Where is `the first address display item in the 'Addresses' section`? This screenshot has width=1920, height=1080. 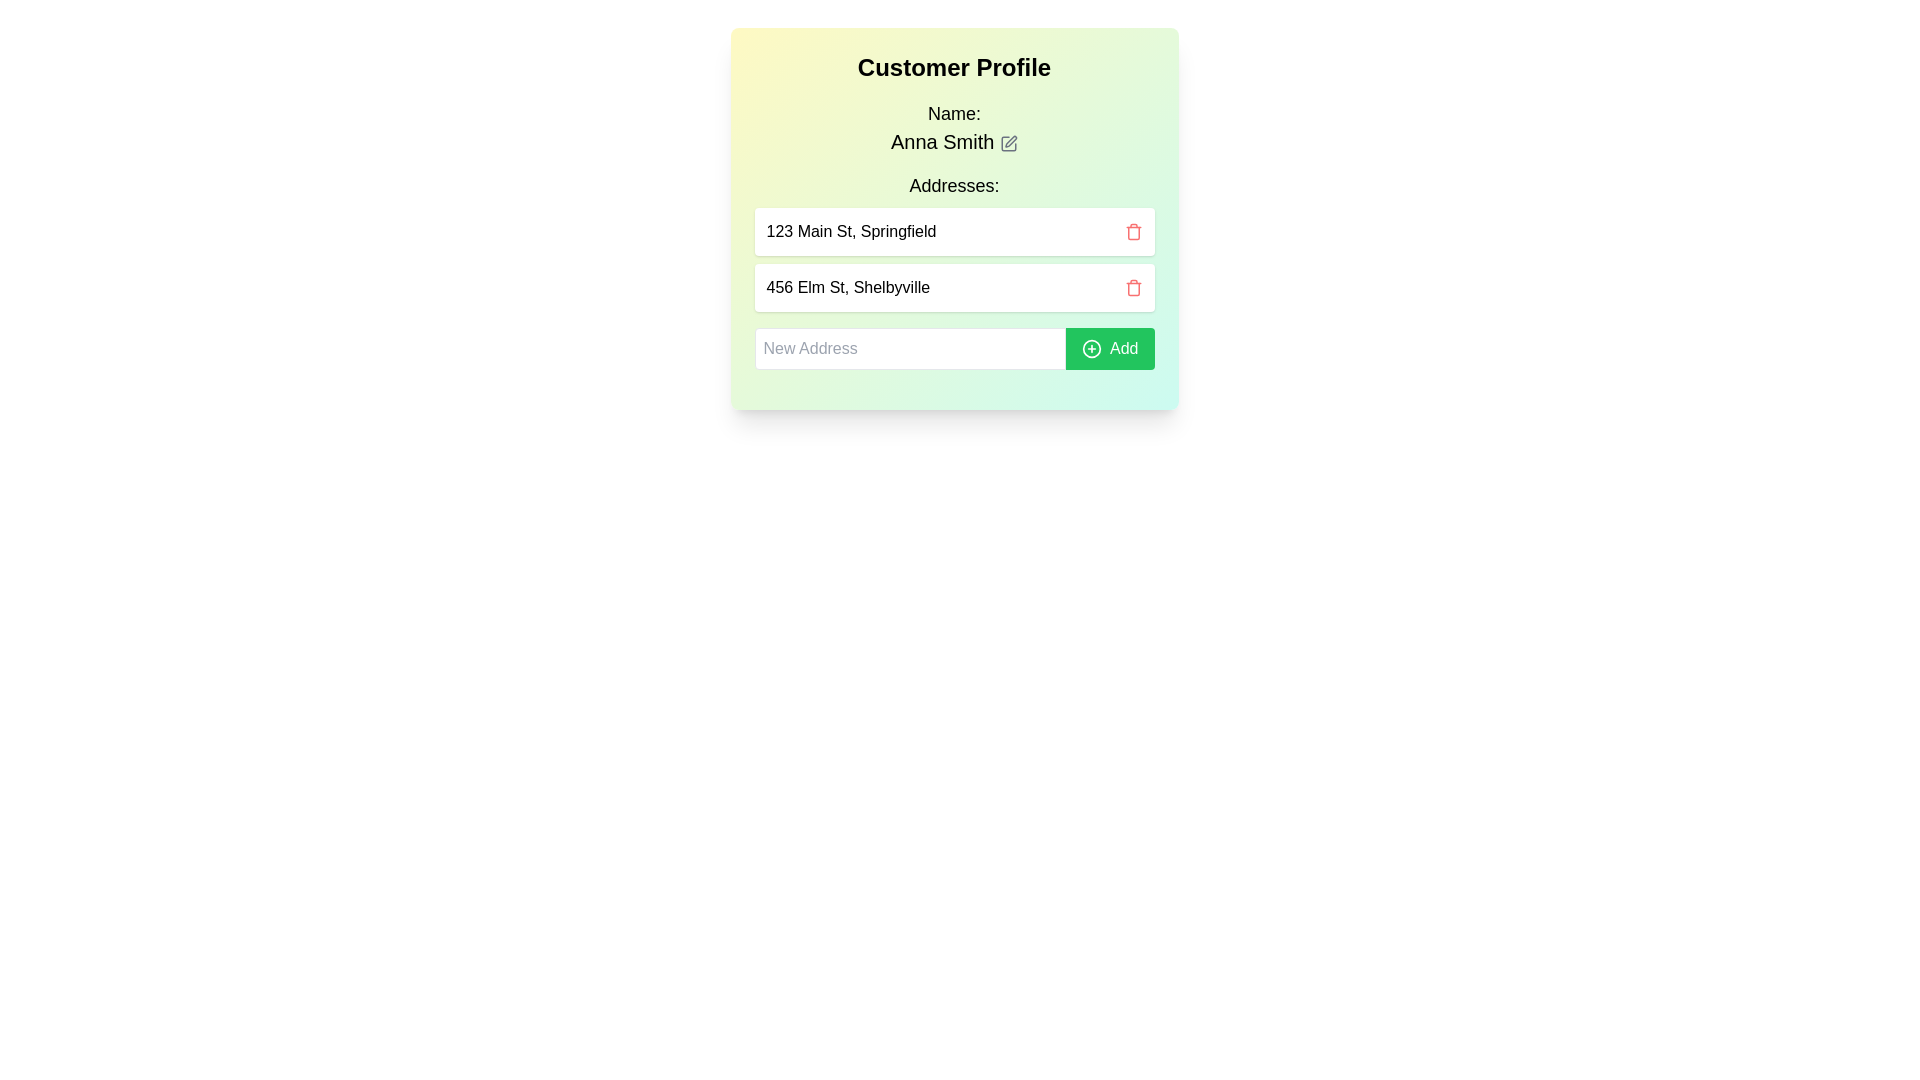
the first address display item in the 'Addresses' section is located at coordinates (953, 230).